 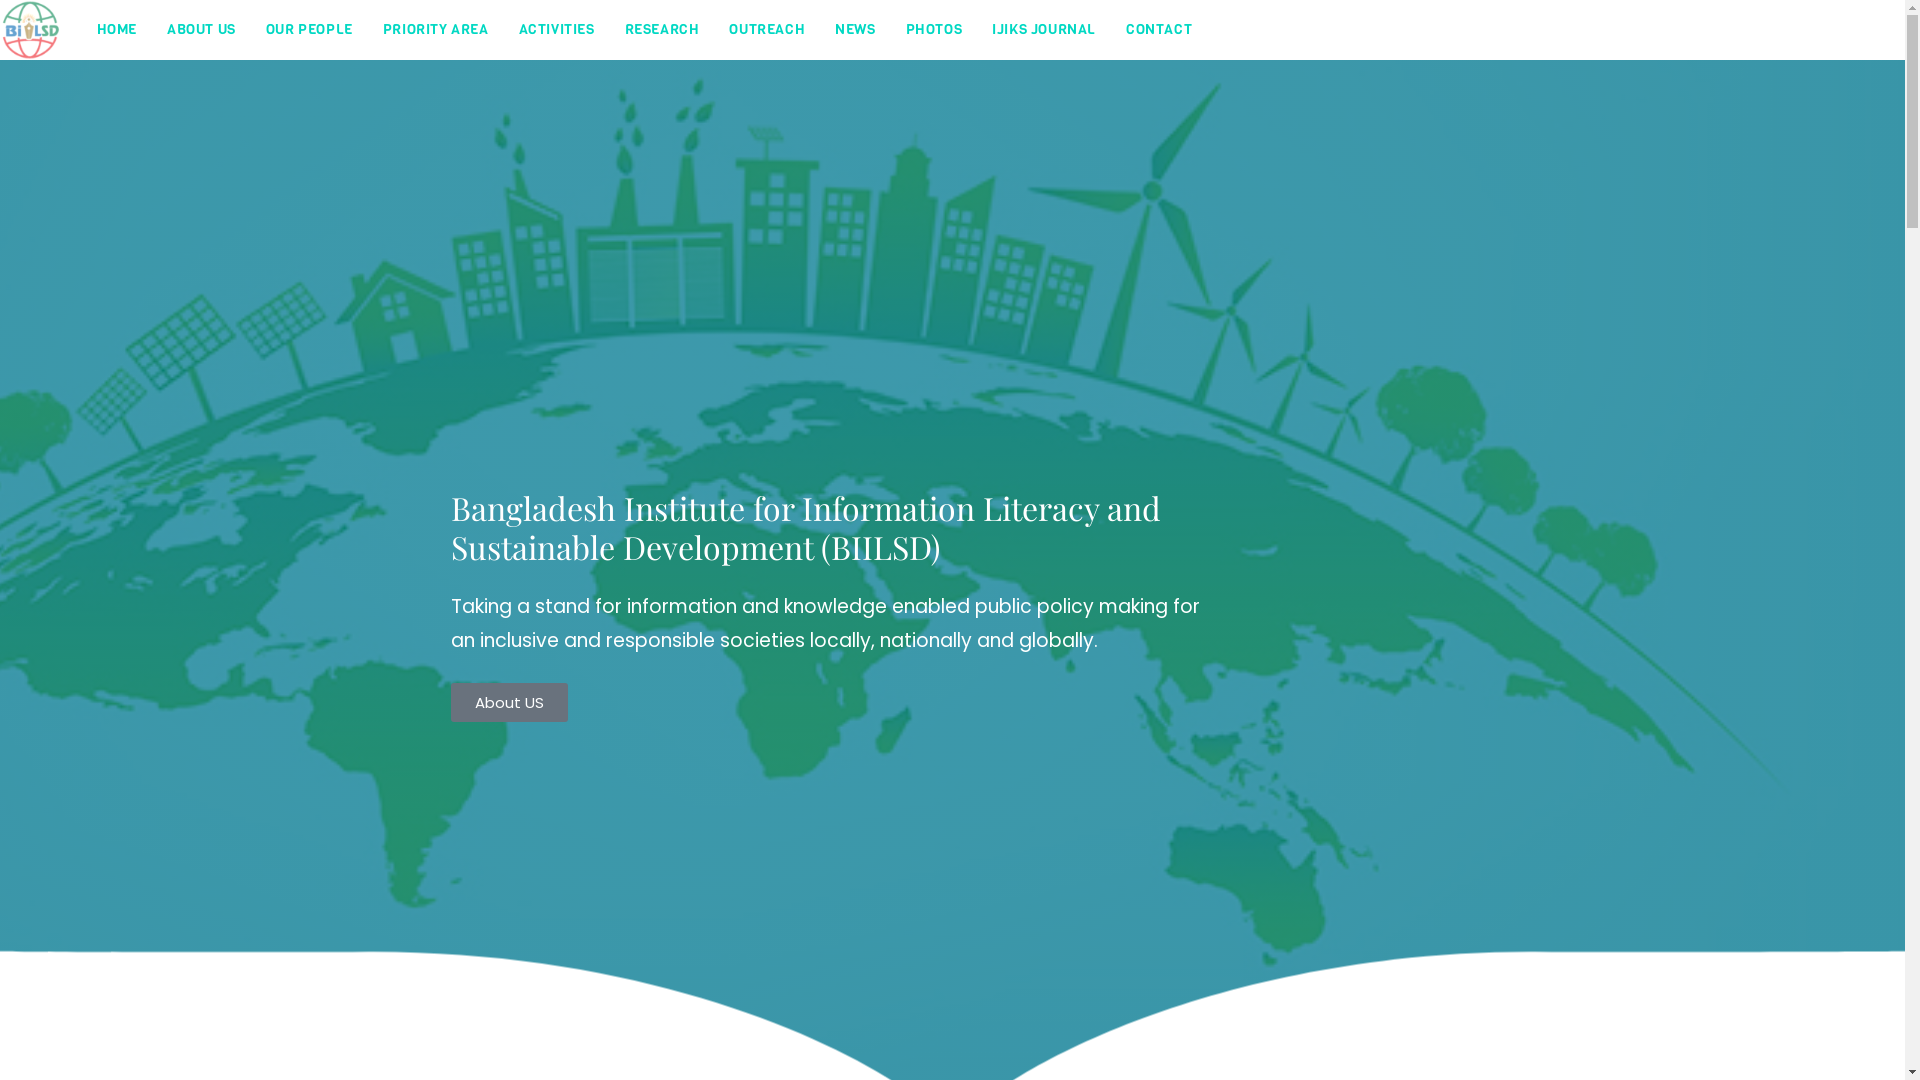 What do you see at coordinates (1158, 30) in the screenshot?
I see `'CONTACT'` at bounding box center [1158, 30].